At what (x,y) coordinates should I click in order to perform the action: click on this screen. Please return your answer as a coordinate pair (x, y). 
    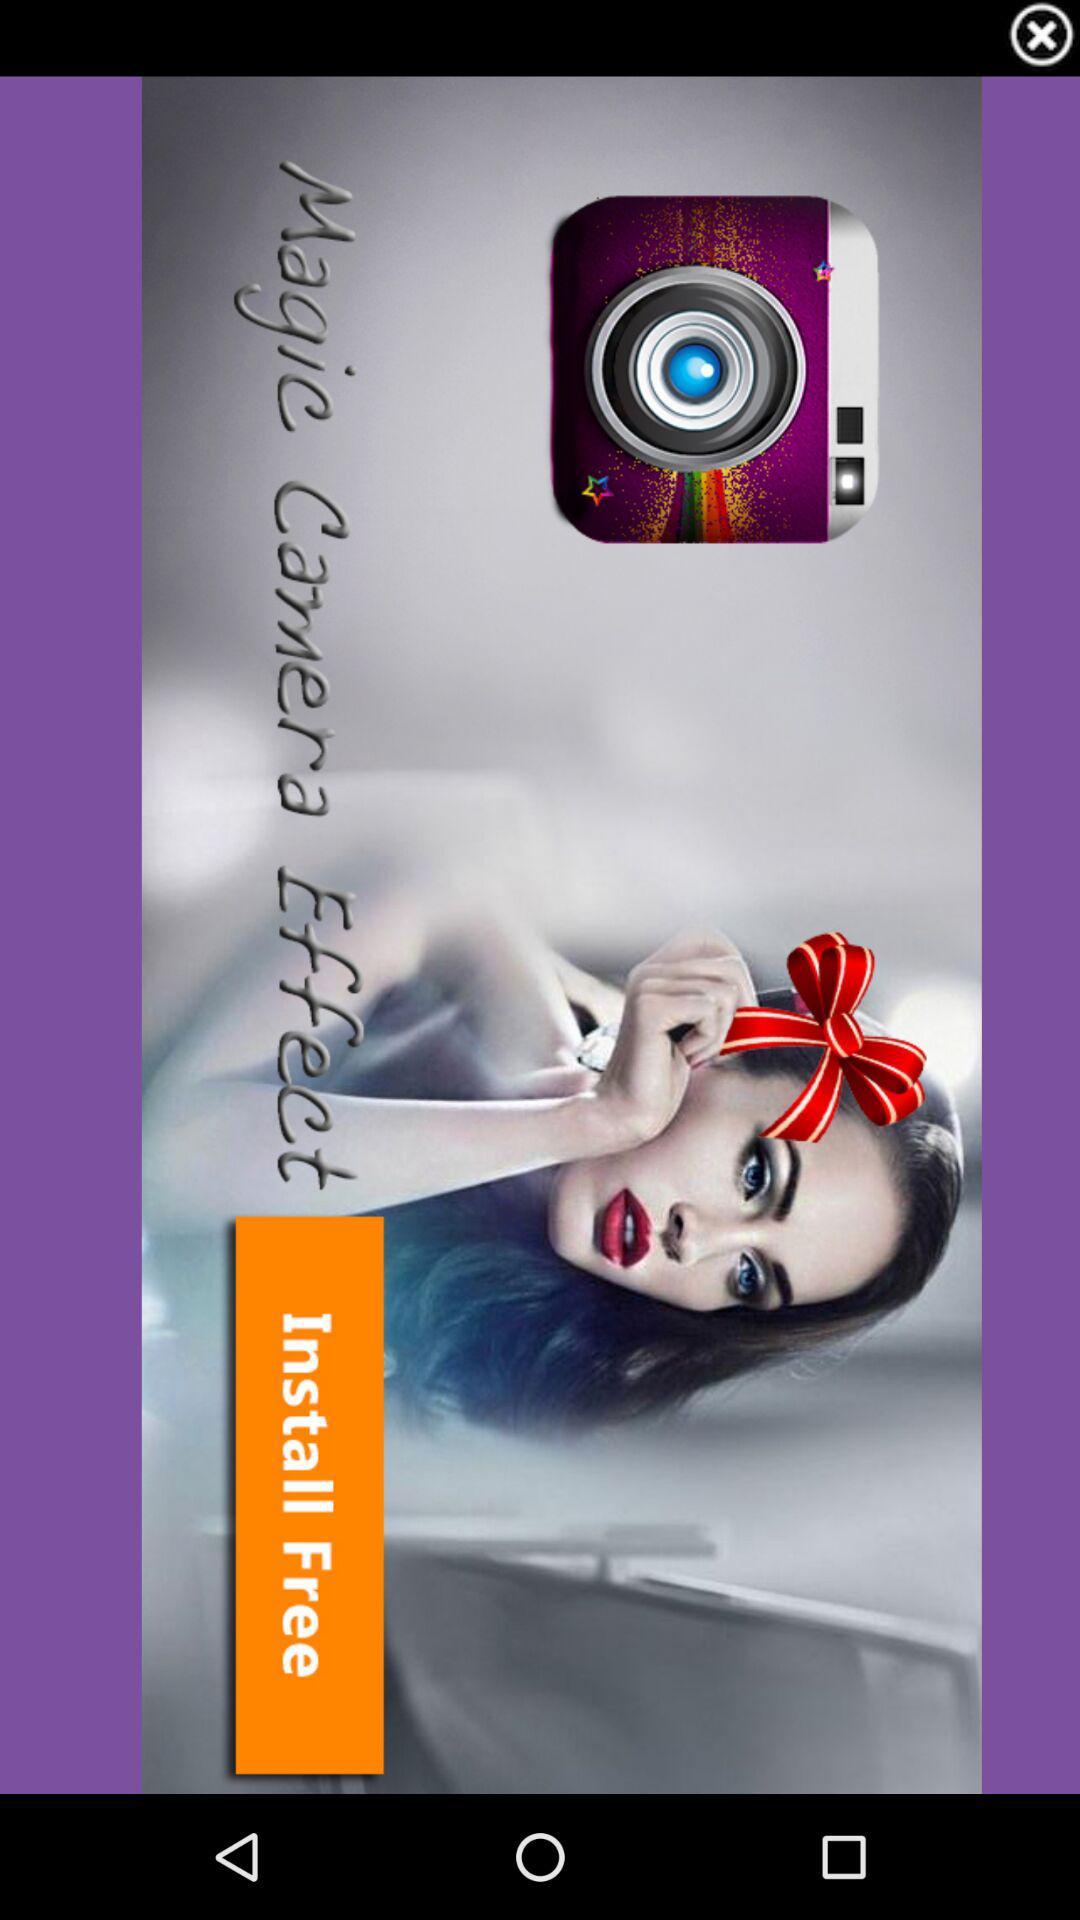
    Looking at the image, I should click on (1040, 38).